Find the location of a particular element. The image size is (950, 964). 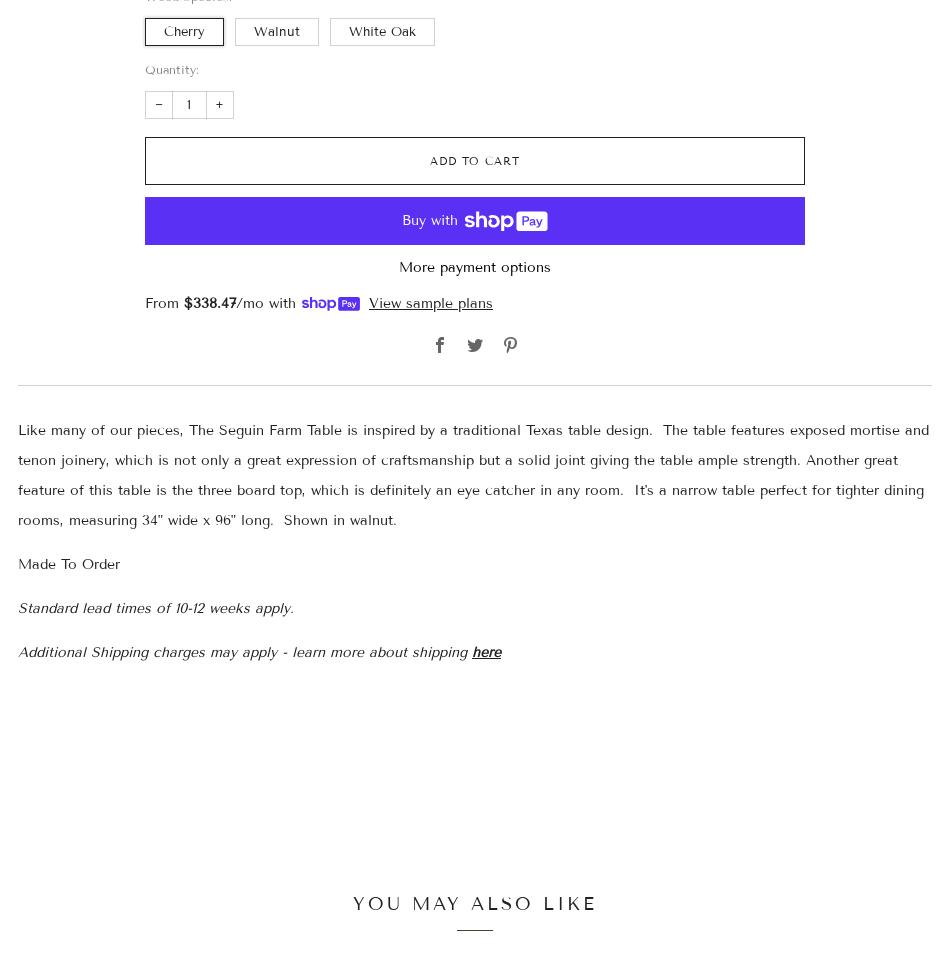

'Buy with' is located at coordinates (401, 219).